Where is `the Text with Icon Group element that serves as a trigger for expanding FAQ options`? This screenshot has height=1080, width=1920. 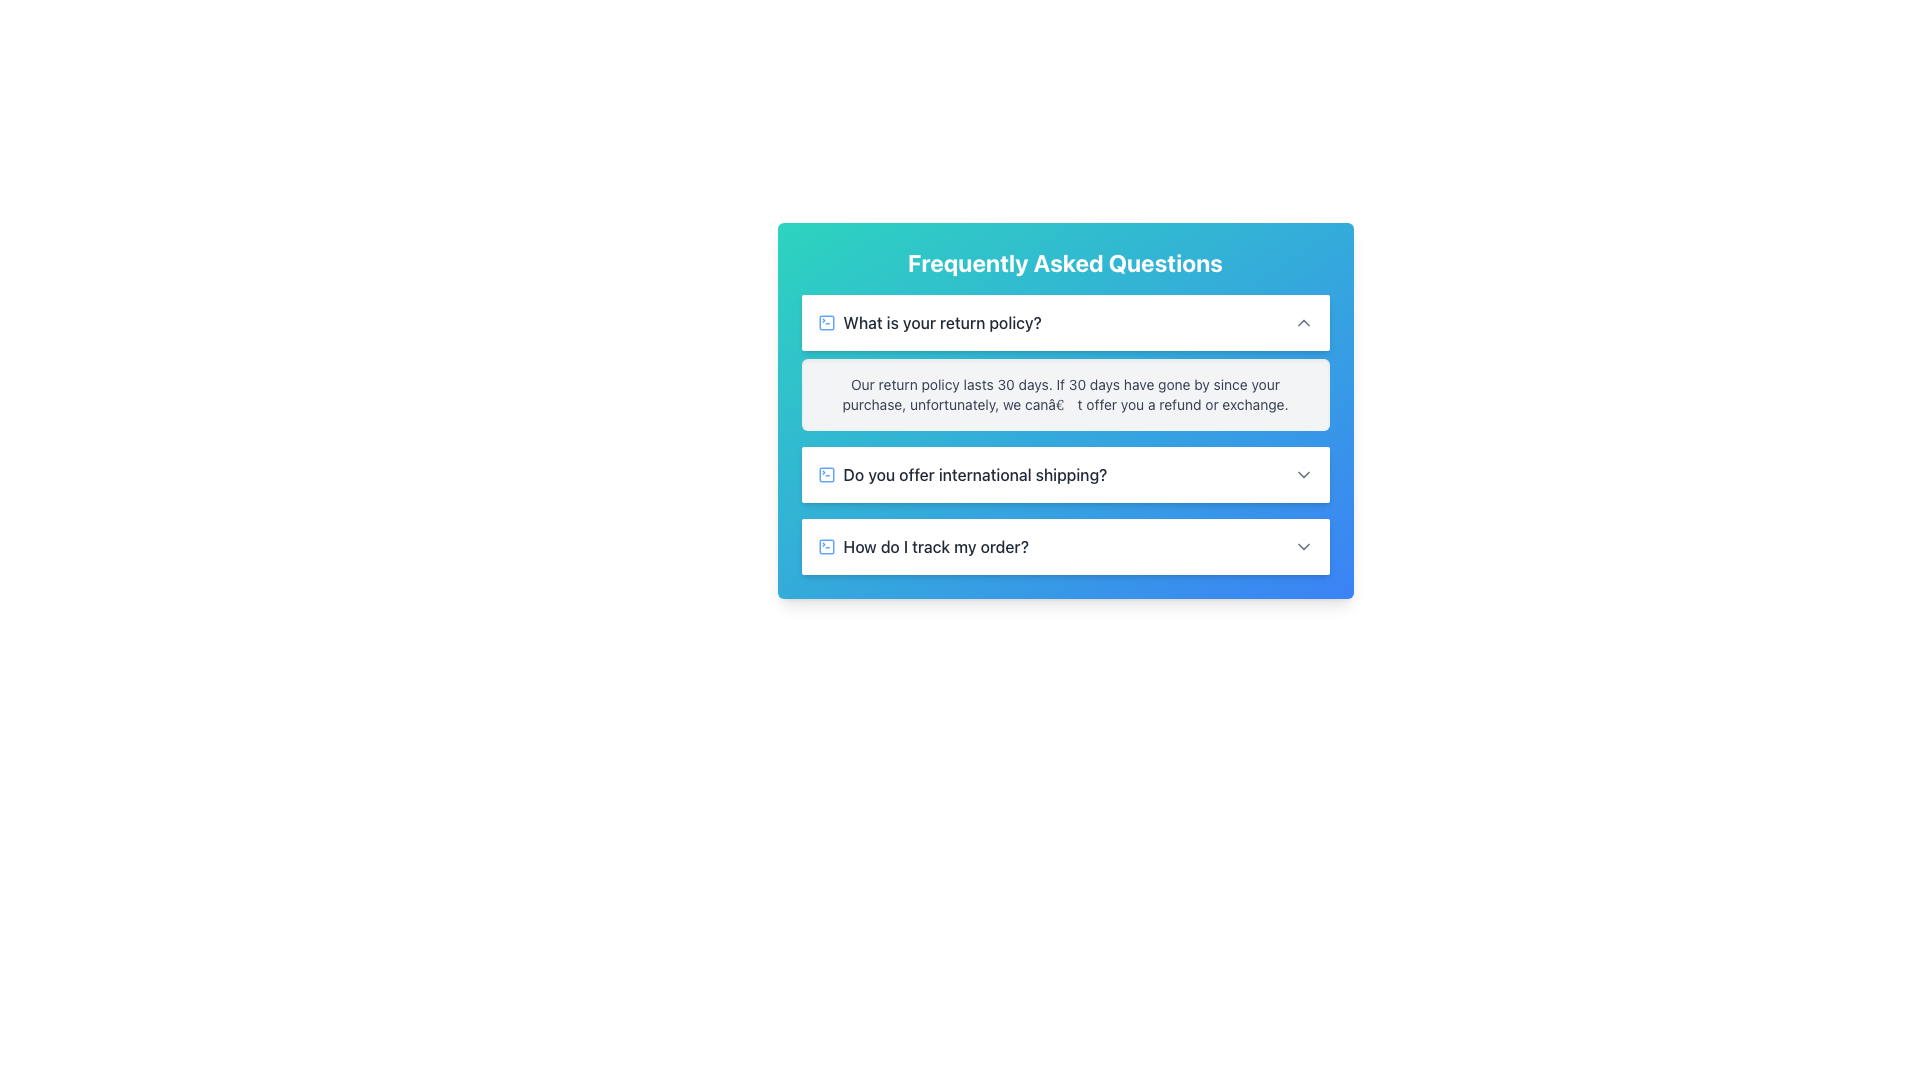 the Text with Icon Group element that serves as a trigger for expanding FAQ options is located at coordinates (962, 474).